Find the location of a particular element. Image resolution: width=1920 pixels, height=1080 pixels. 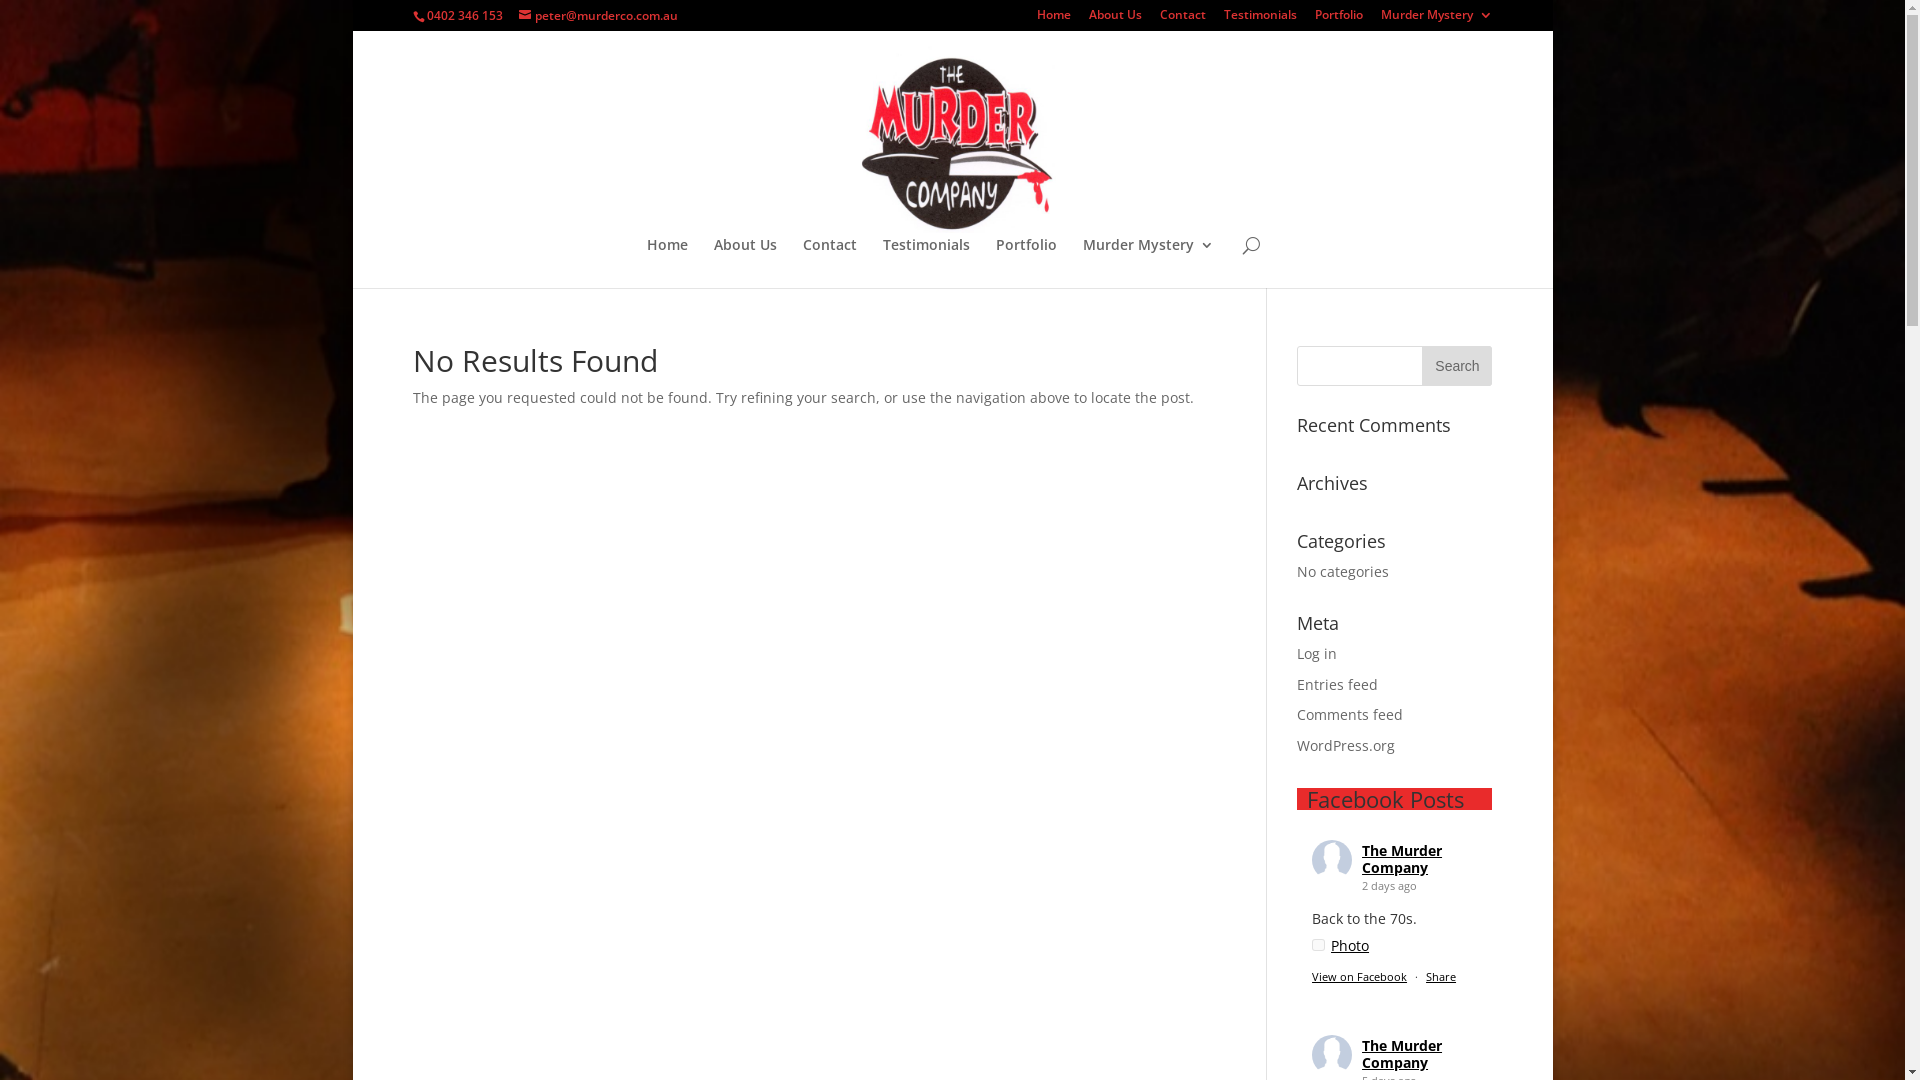

'The Murder Company' is located at coordinates (1400, 858).